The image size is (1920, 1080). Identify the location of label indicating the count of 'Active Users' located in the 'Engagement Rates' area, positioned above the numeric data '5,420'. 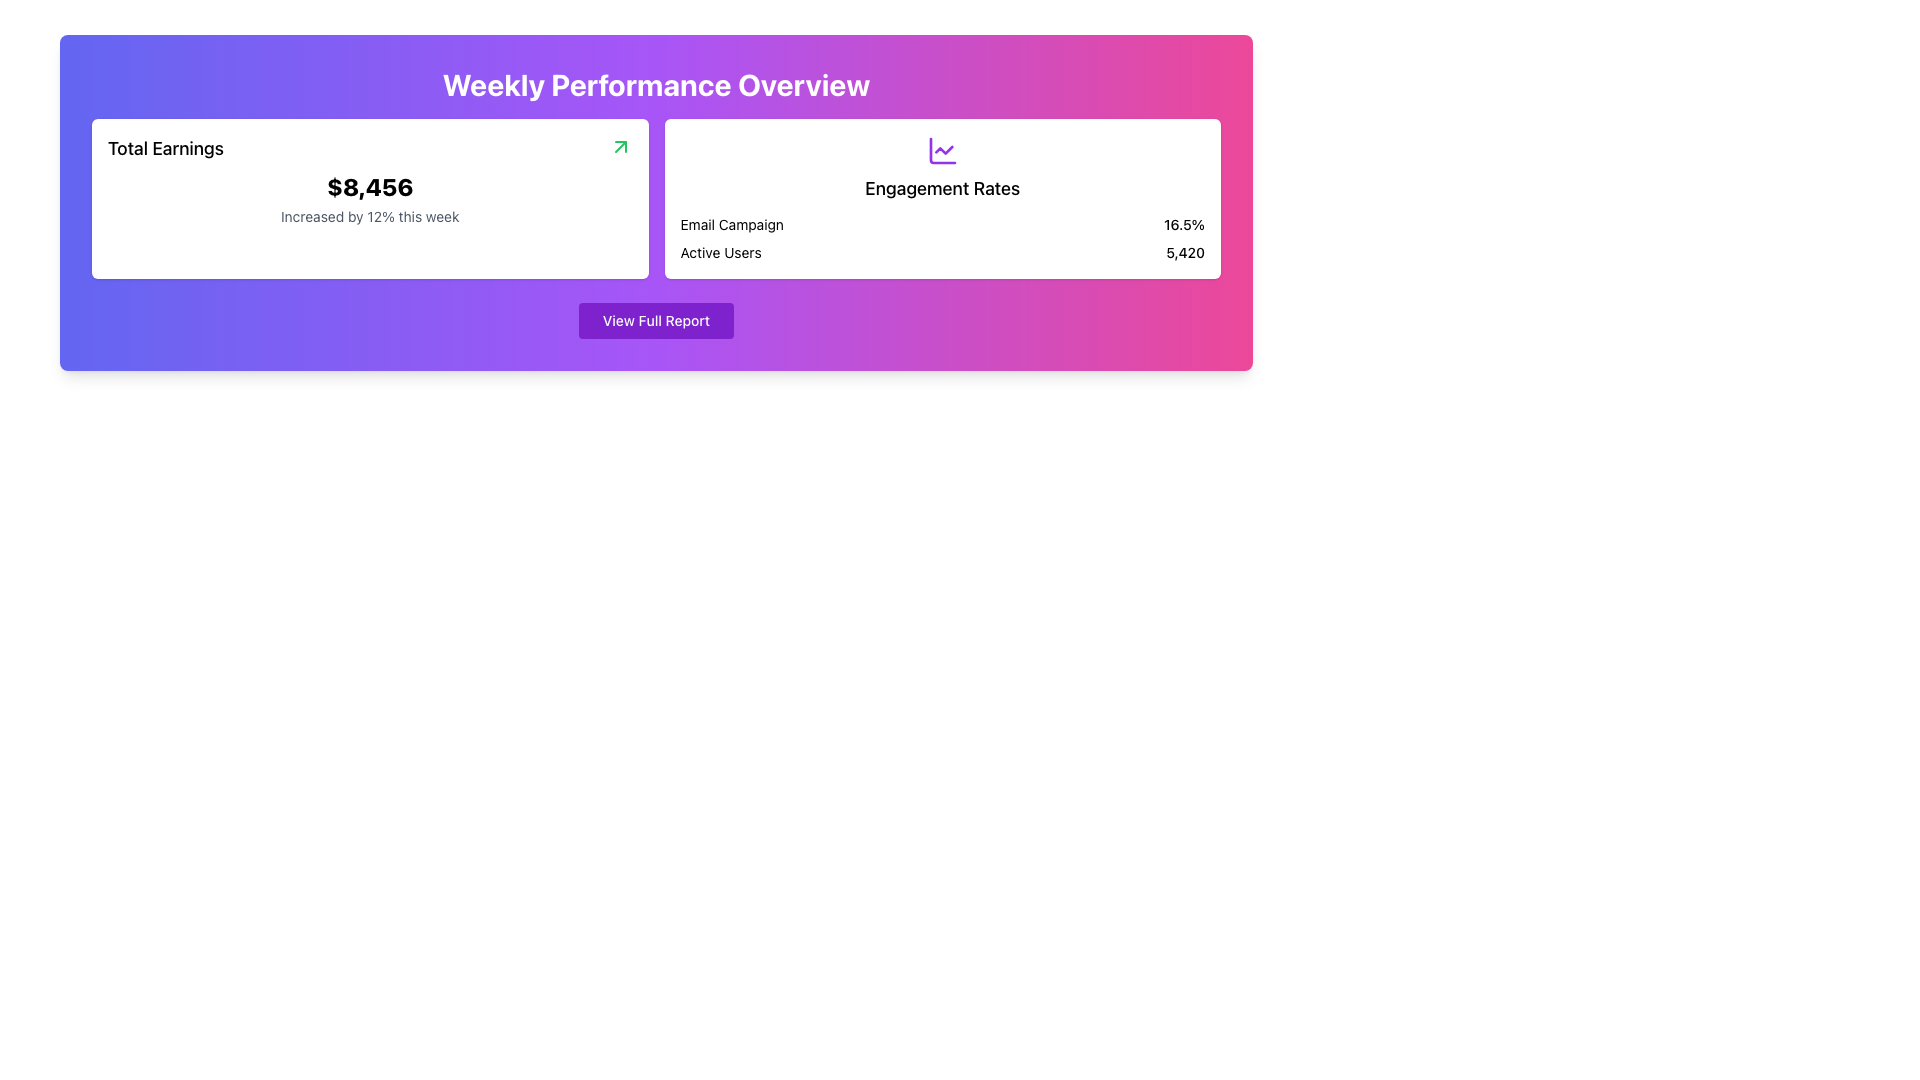
(720, 252).